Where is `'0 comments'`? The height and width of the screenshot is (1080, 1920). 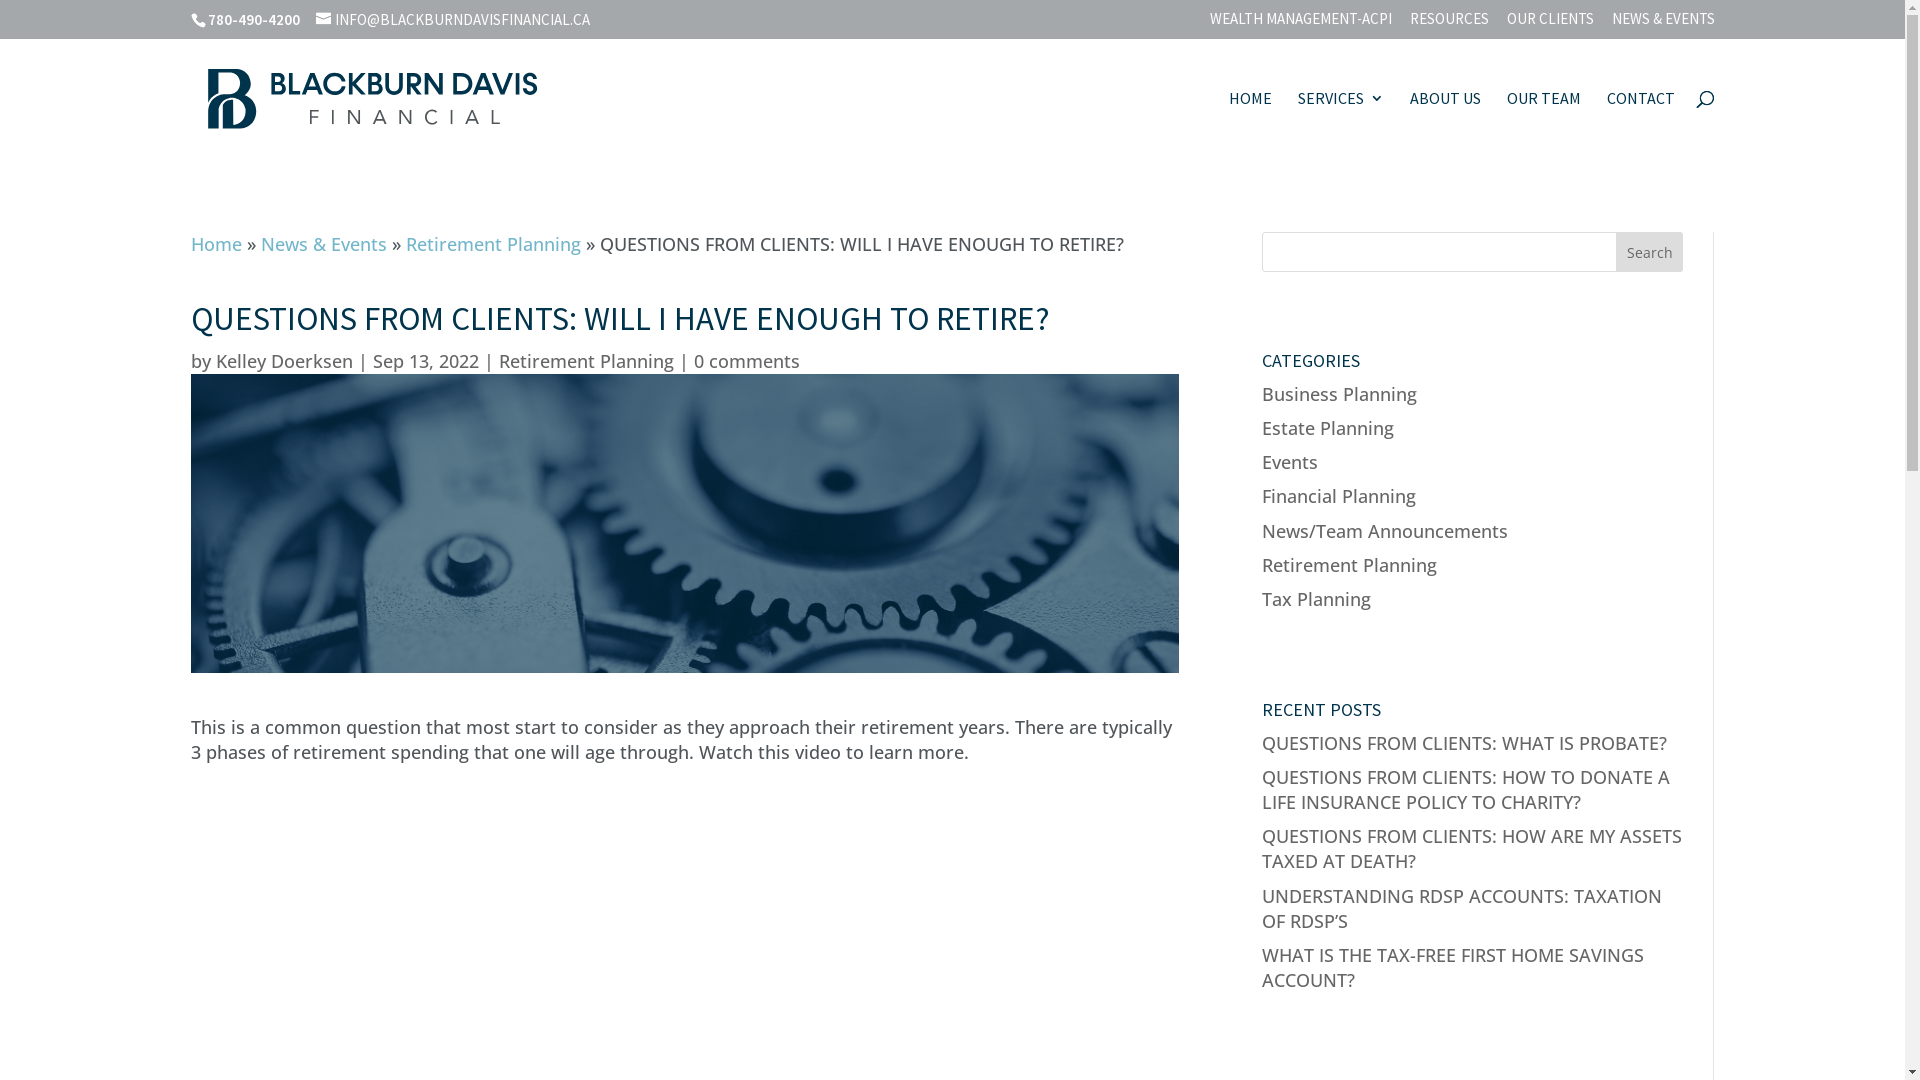
'0 comments' is located at coordinates (694, 361).